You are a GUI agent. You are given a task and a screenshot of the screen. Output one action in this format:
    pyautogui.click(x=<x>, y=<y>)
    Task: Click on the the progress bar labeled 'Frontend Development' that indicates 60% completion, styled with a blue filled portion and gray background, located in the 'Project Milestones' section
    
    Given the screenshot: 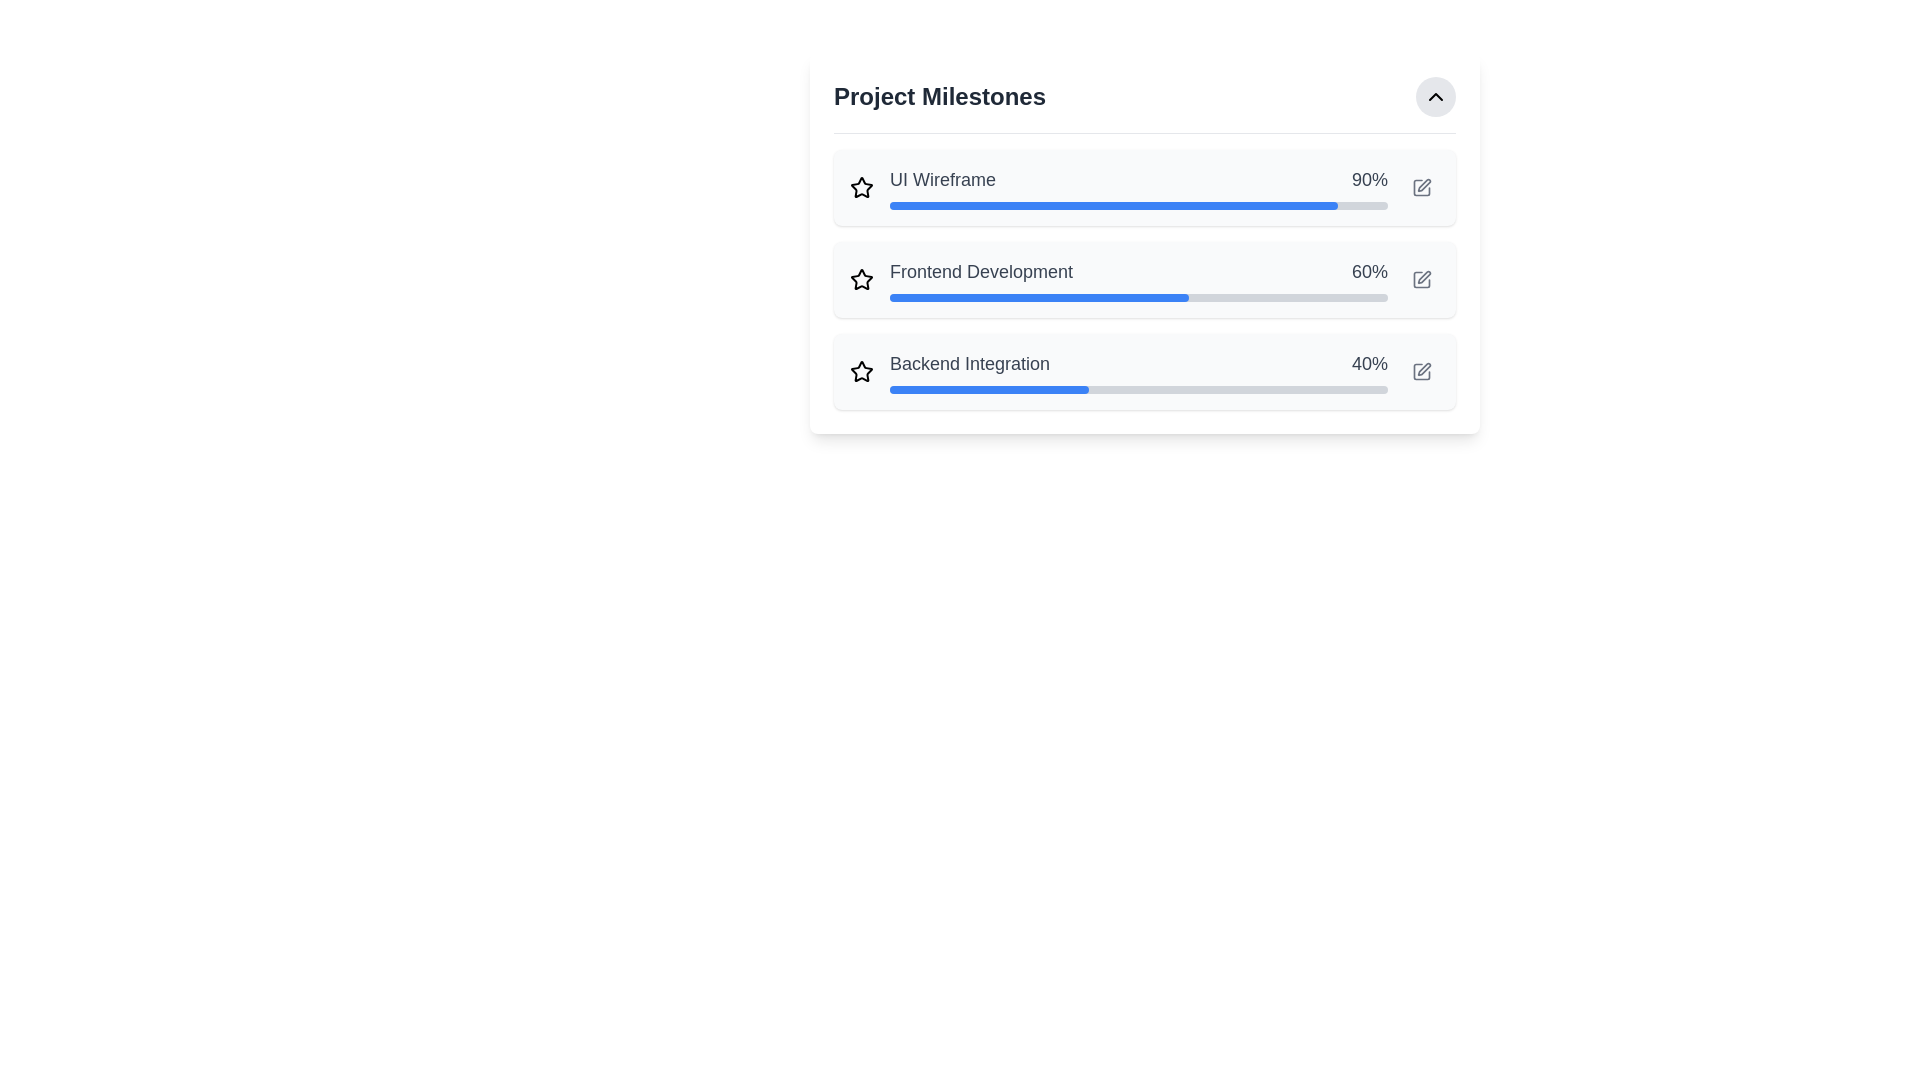 What is the action you would take?
    pyautogui.click(x=1145, y=280)
    